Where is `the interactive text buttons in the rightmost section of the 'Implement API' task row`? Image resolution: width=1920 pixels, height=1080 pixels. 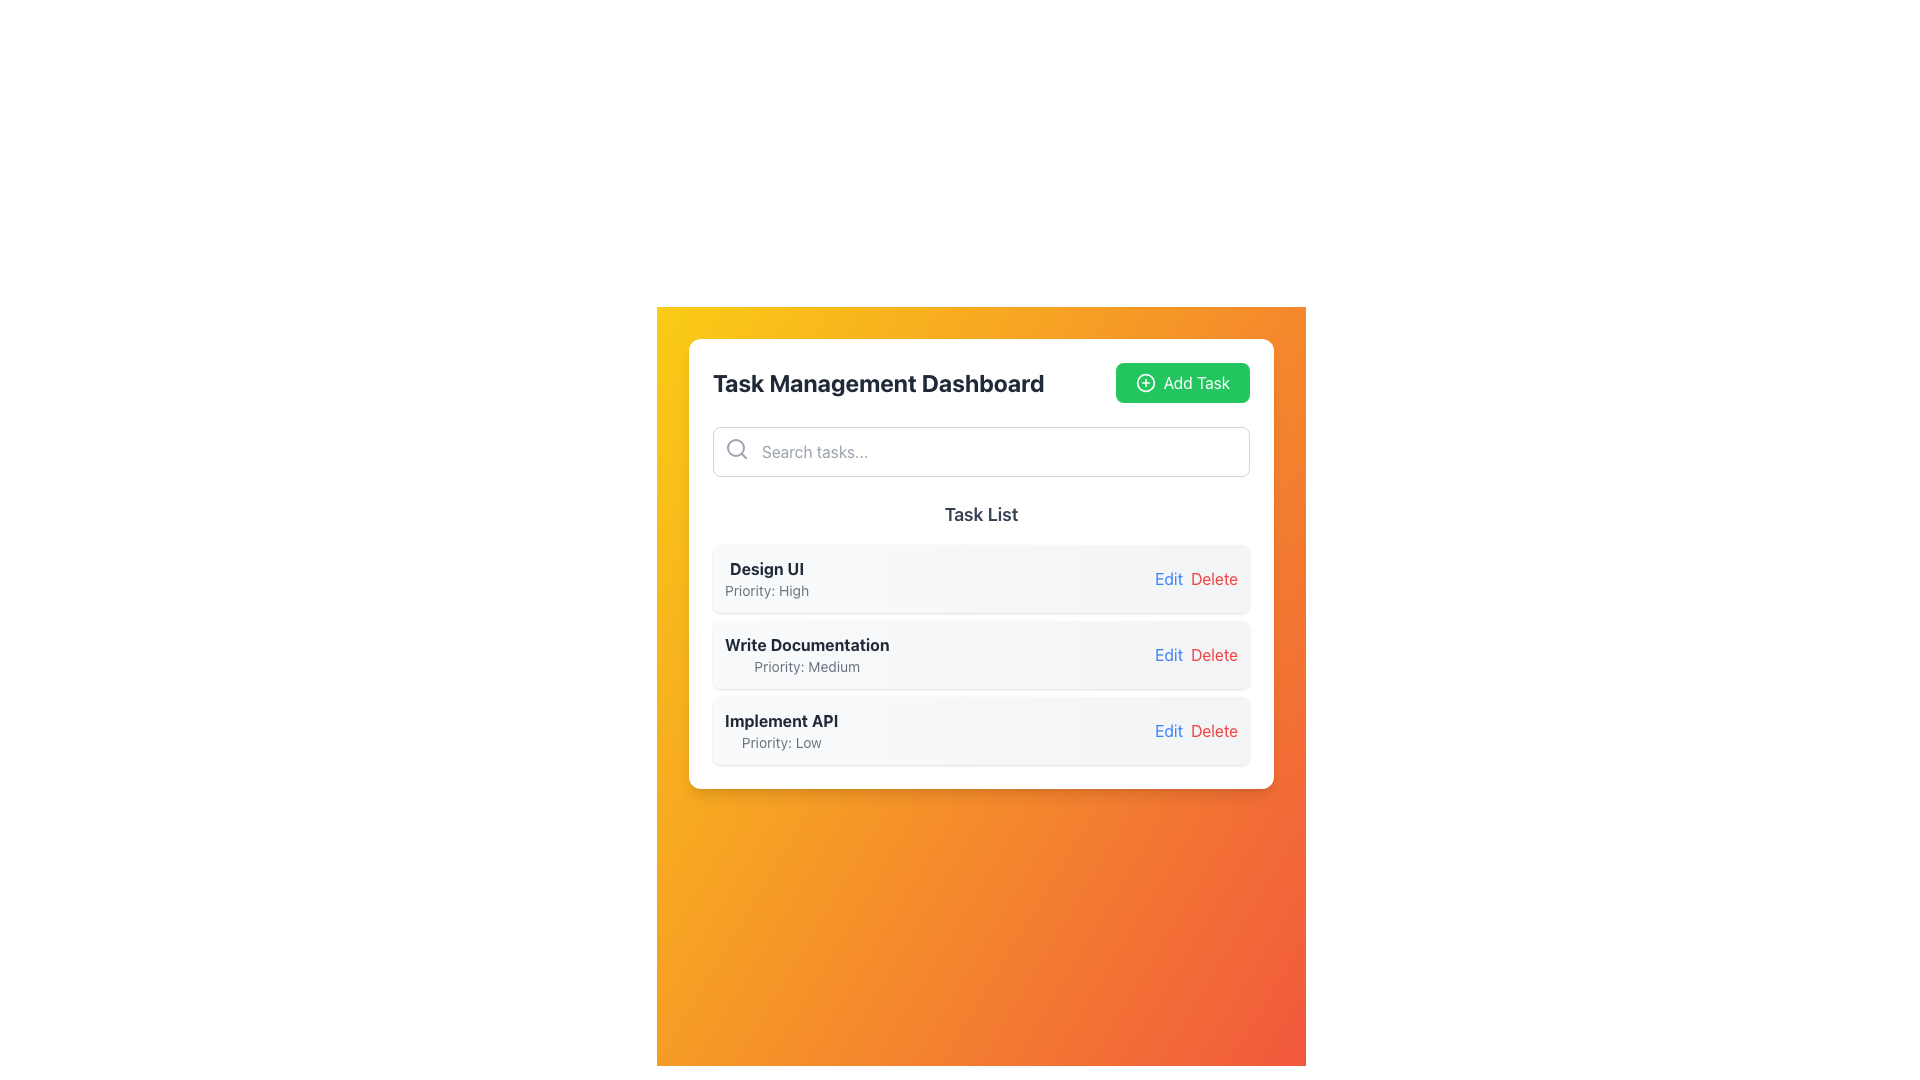
the interactive text buttons in the rightmost section of the 'Implement API' task row is located at coordinates (1192, 731).